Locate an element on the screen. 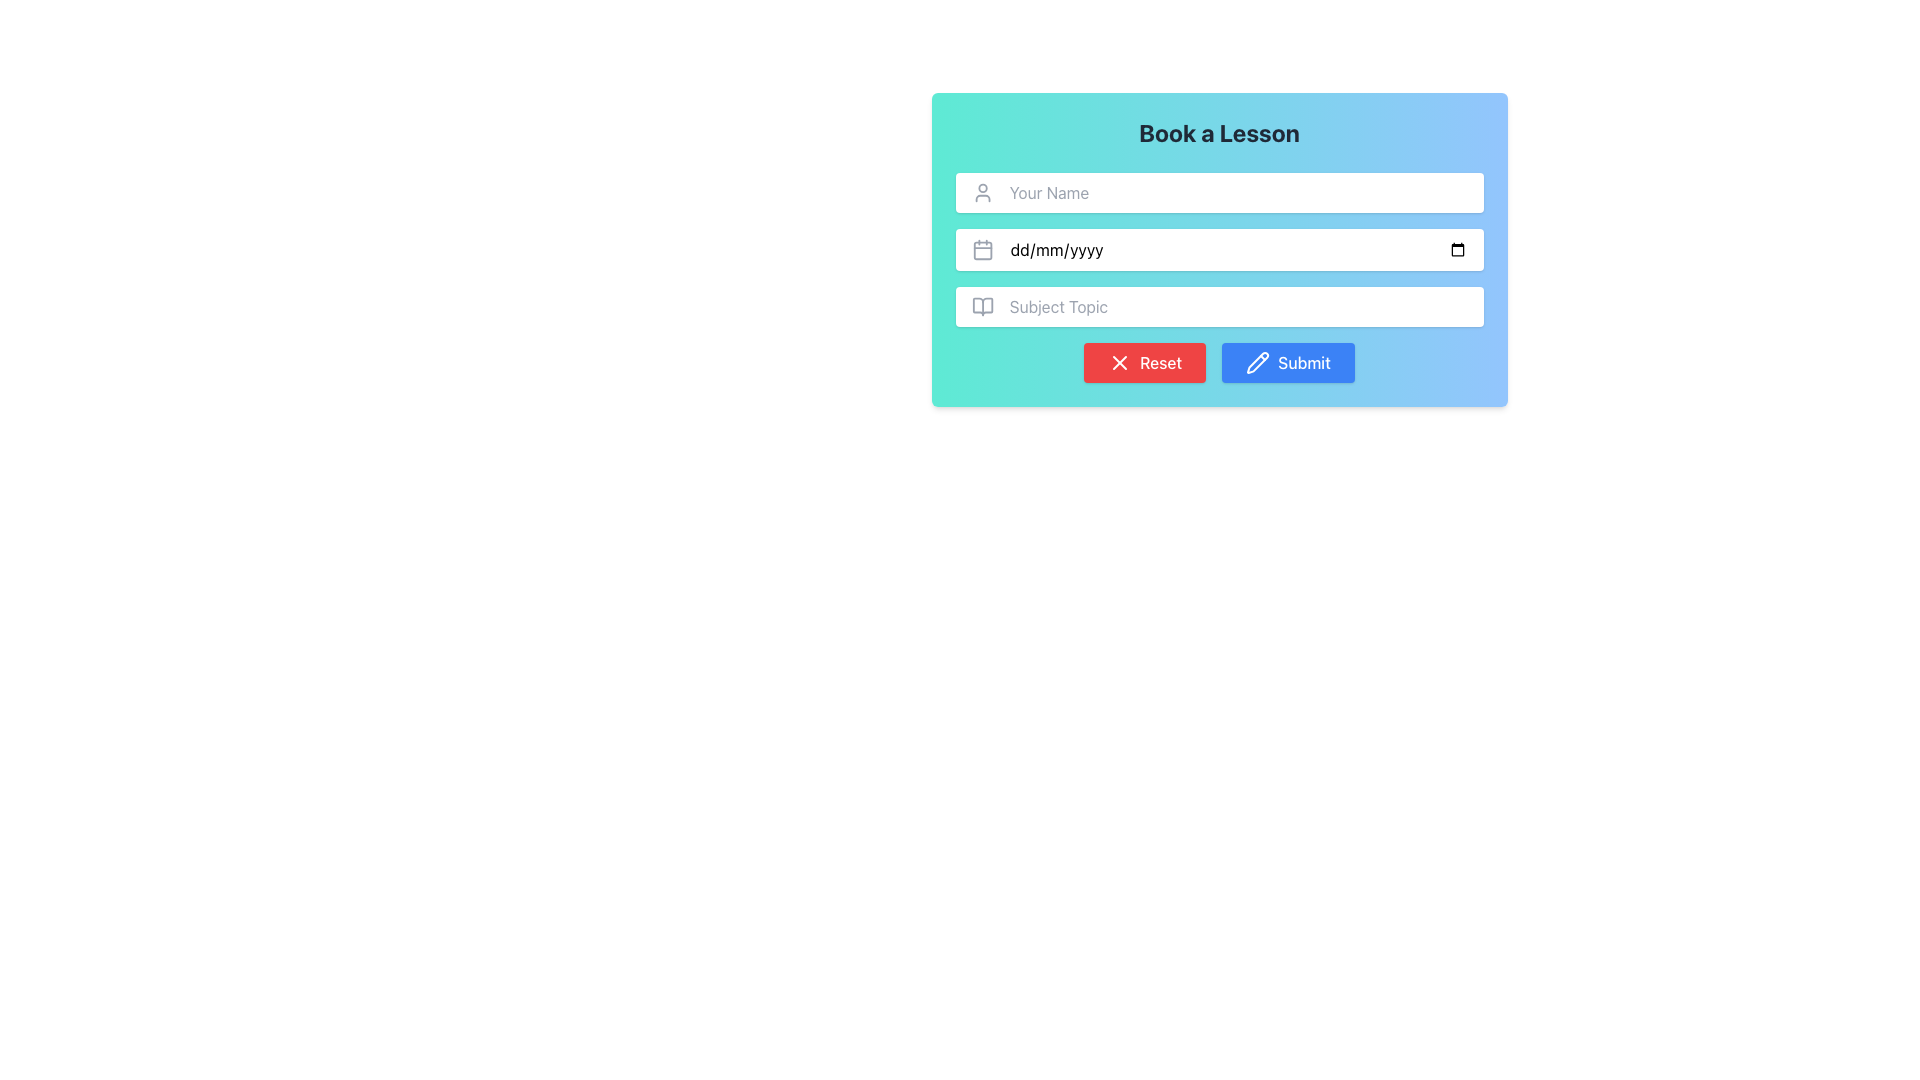 This screenshot has height=1080, width=1920. the stylized book icon located to the left of the 'Subject Topic' text input field in the lesson booking form is located at coordinates (982, 307).